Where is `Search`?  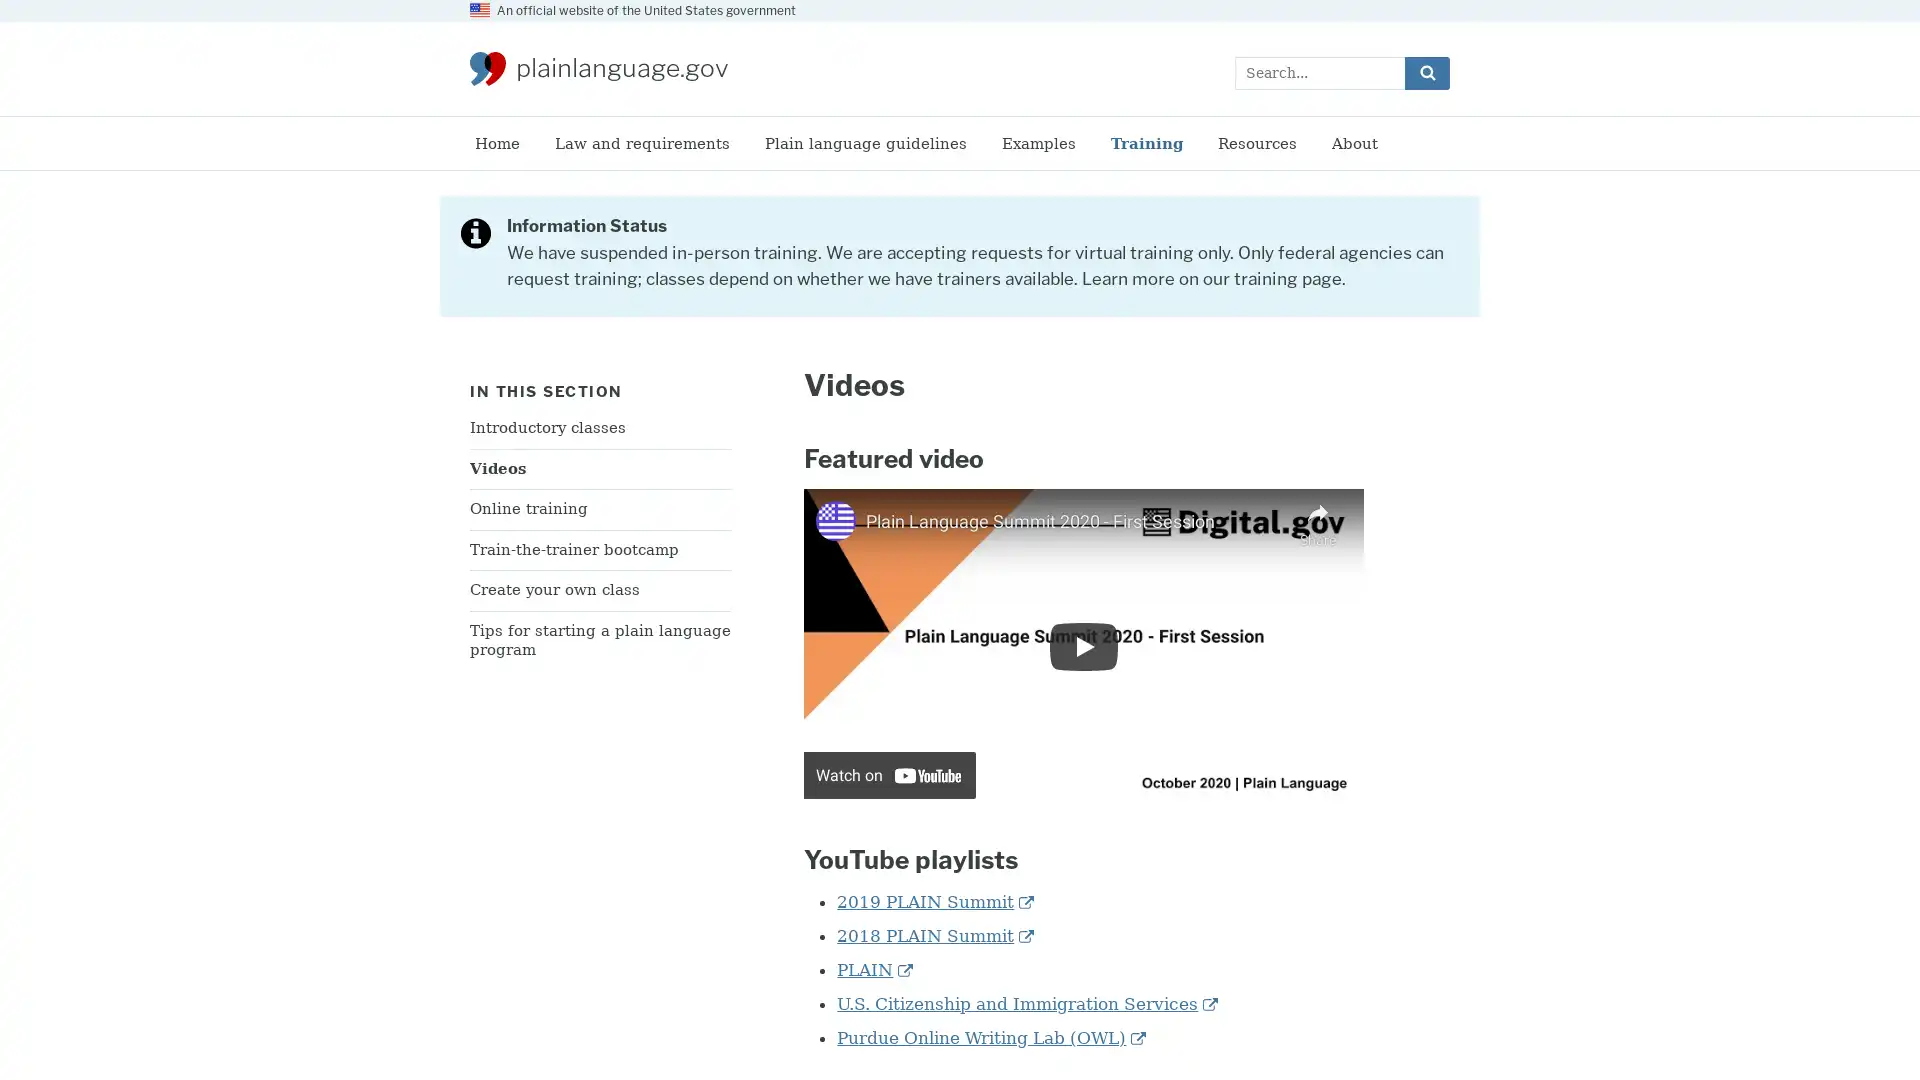 Search is located at coordinates (1426, 71).